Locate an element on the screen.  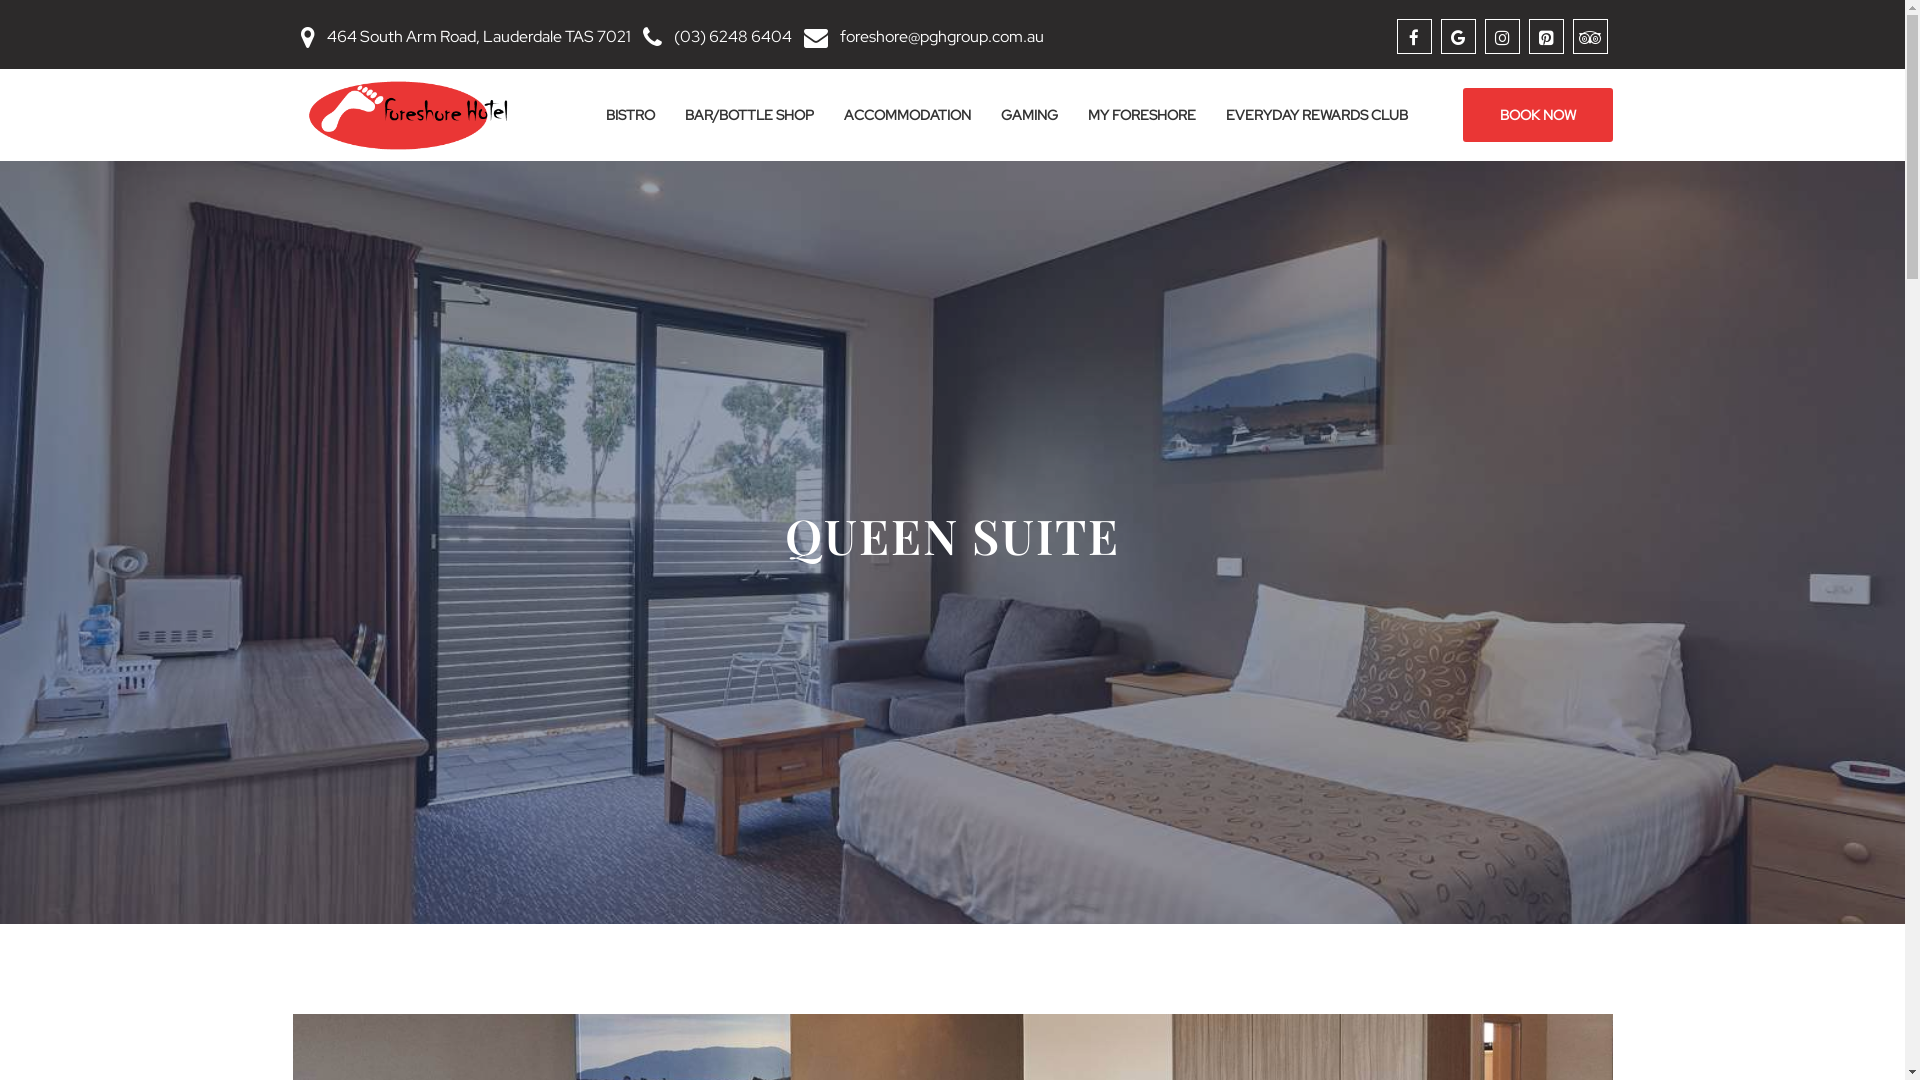
'ACCOMMODATION' is located at coordinates (828, 115).